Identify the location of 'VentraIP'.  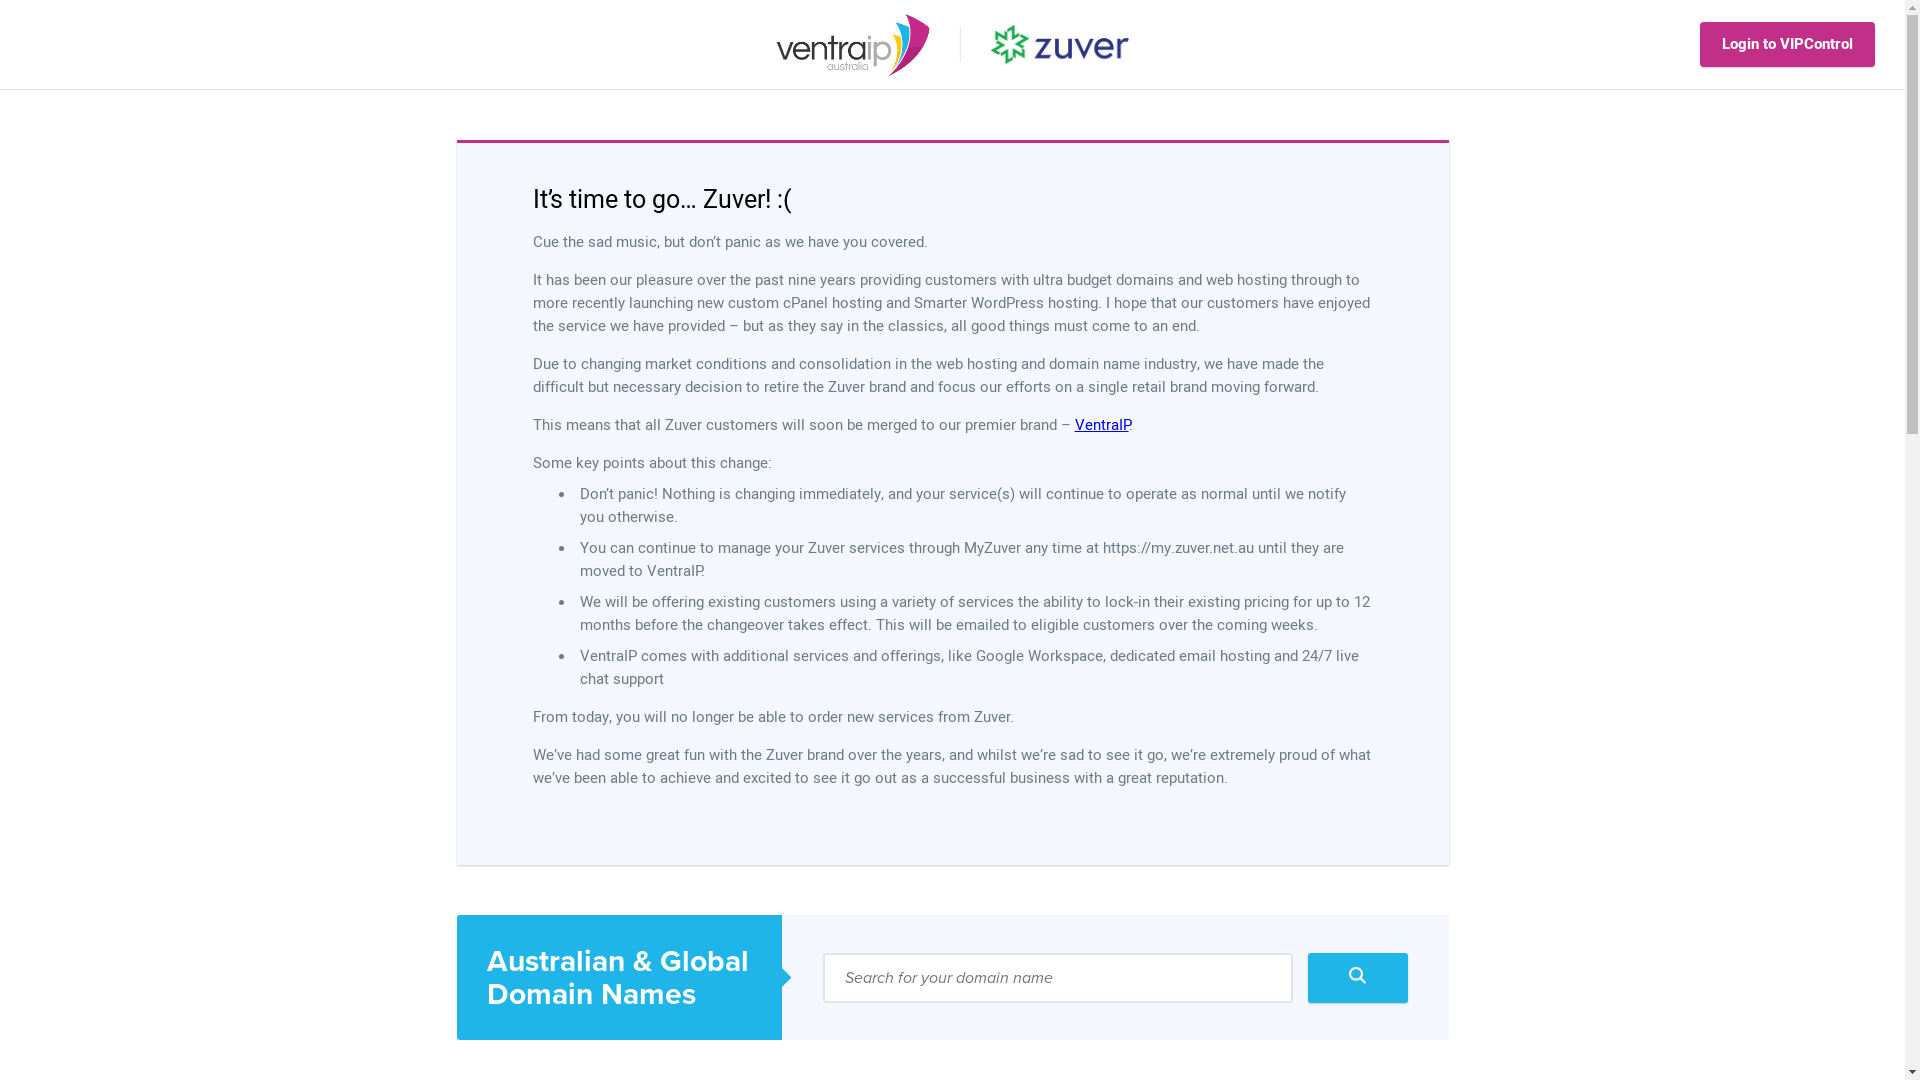
(1099, 423).